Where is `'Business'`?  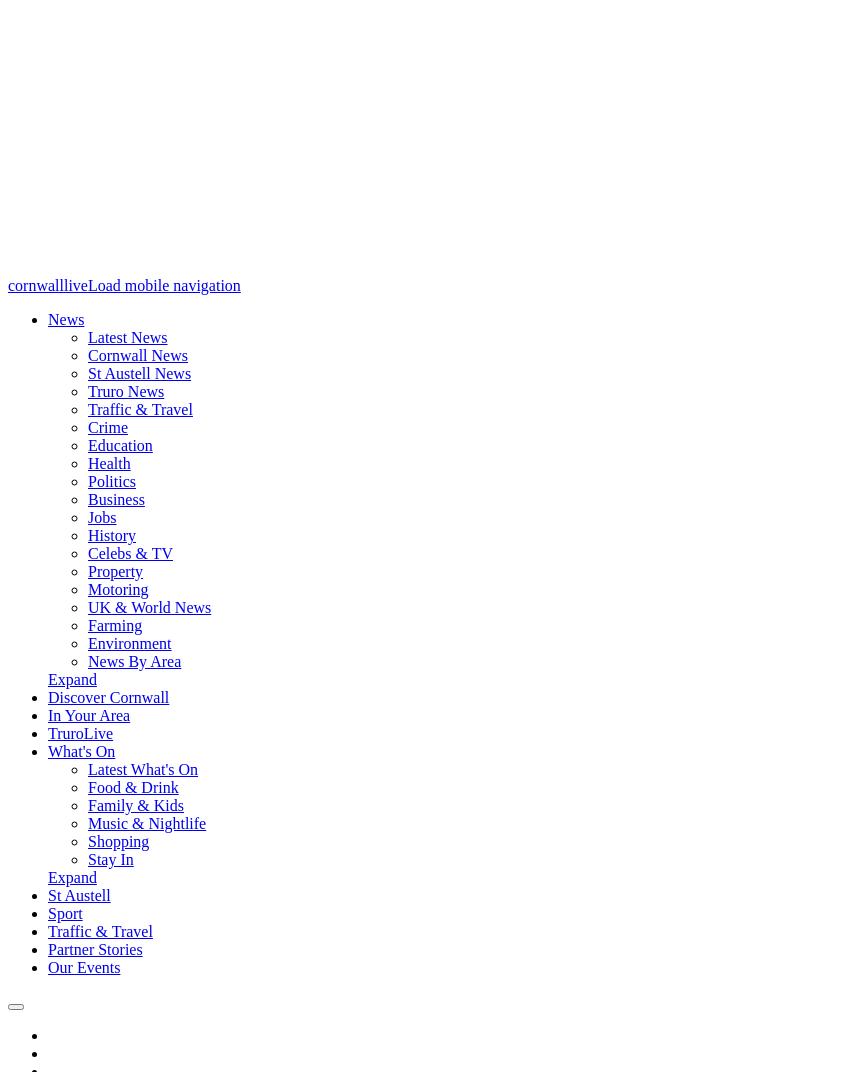
'Business' is located at coordinates (116, 499).